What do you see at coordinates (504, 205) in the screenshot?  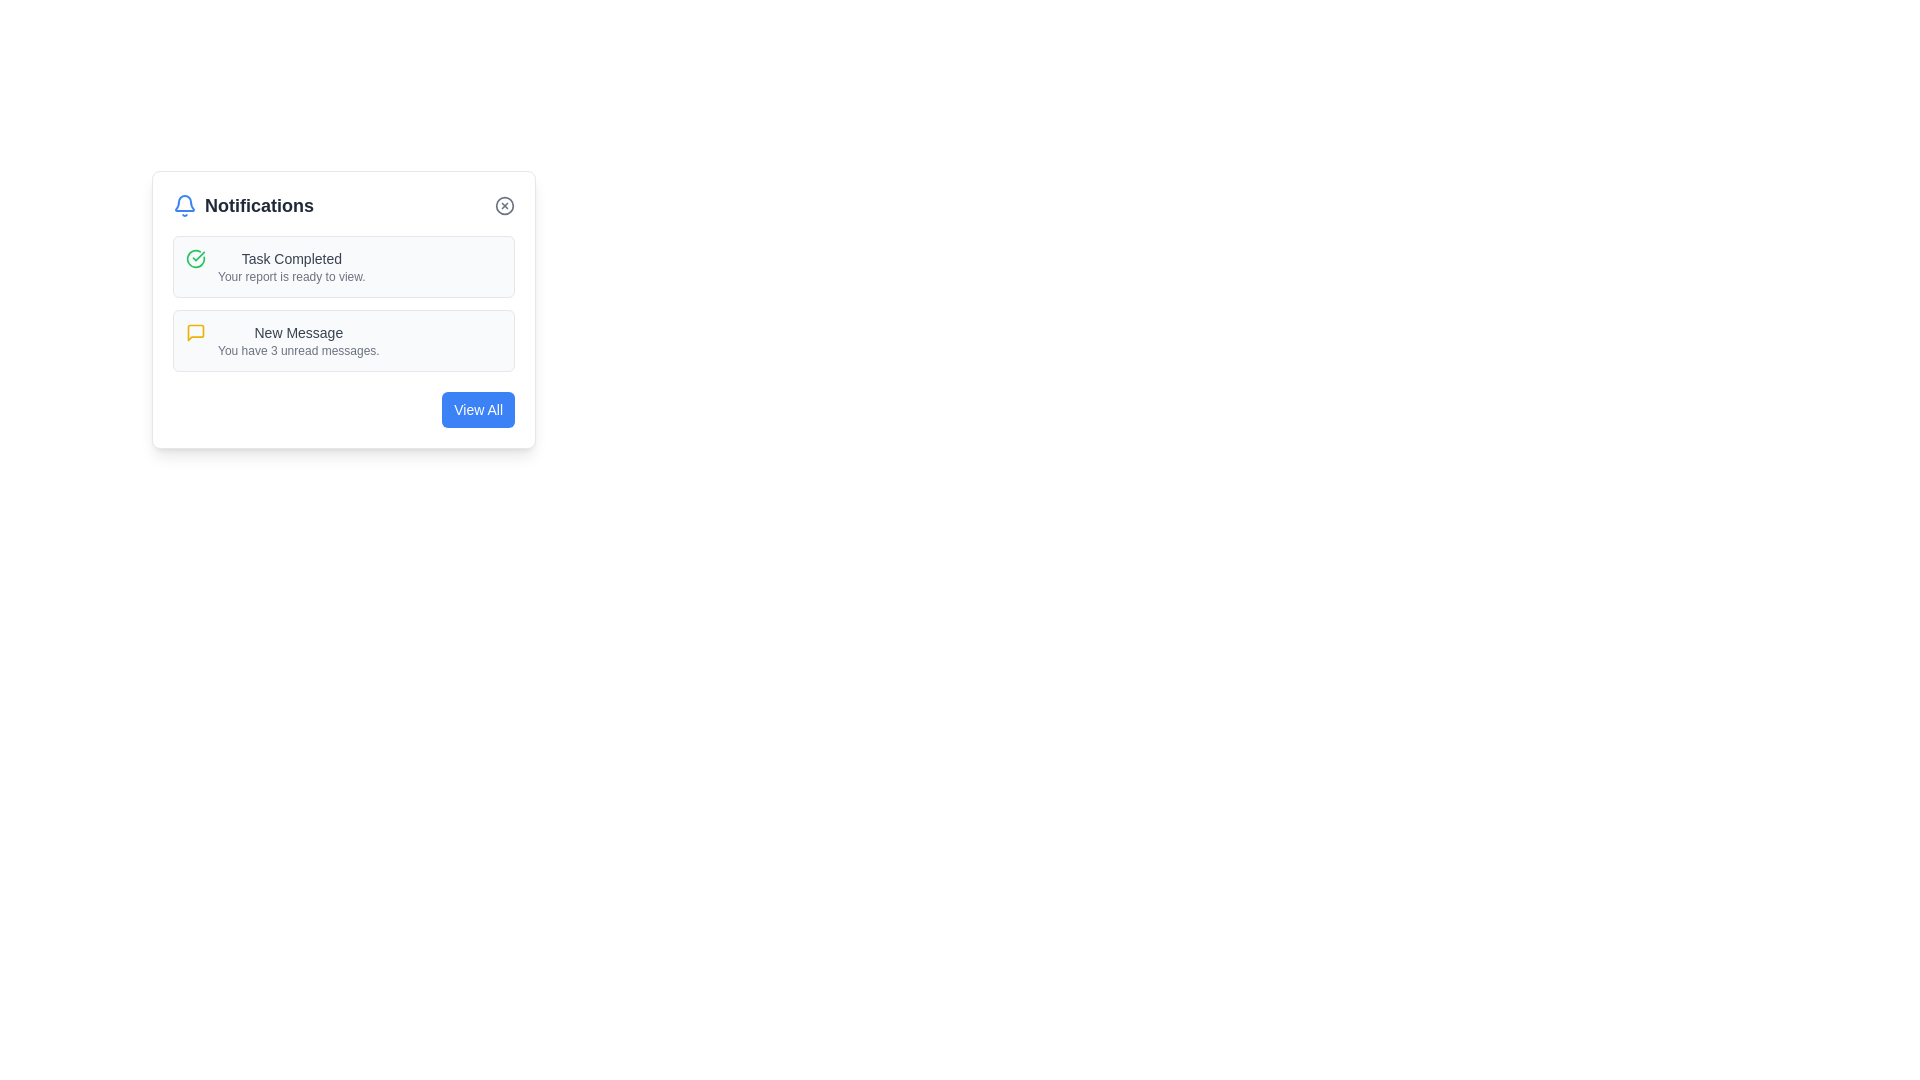 I see `the circular close button located in the top-right corner of the notification panel` at bounding box center [504, 205].